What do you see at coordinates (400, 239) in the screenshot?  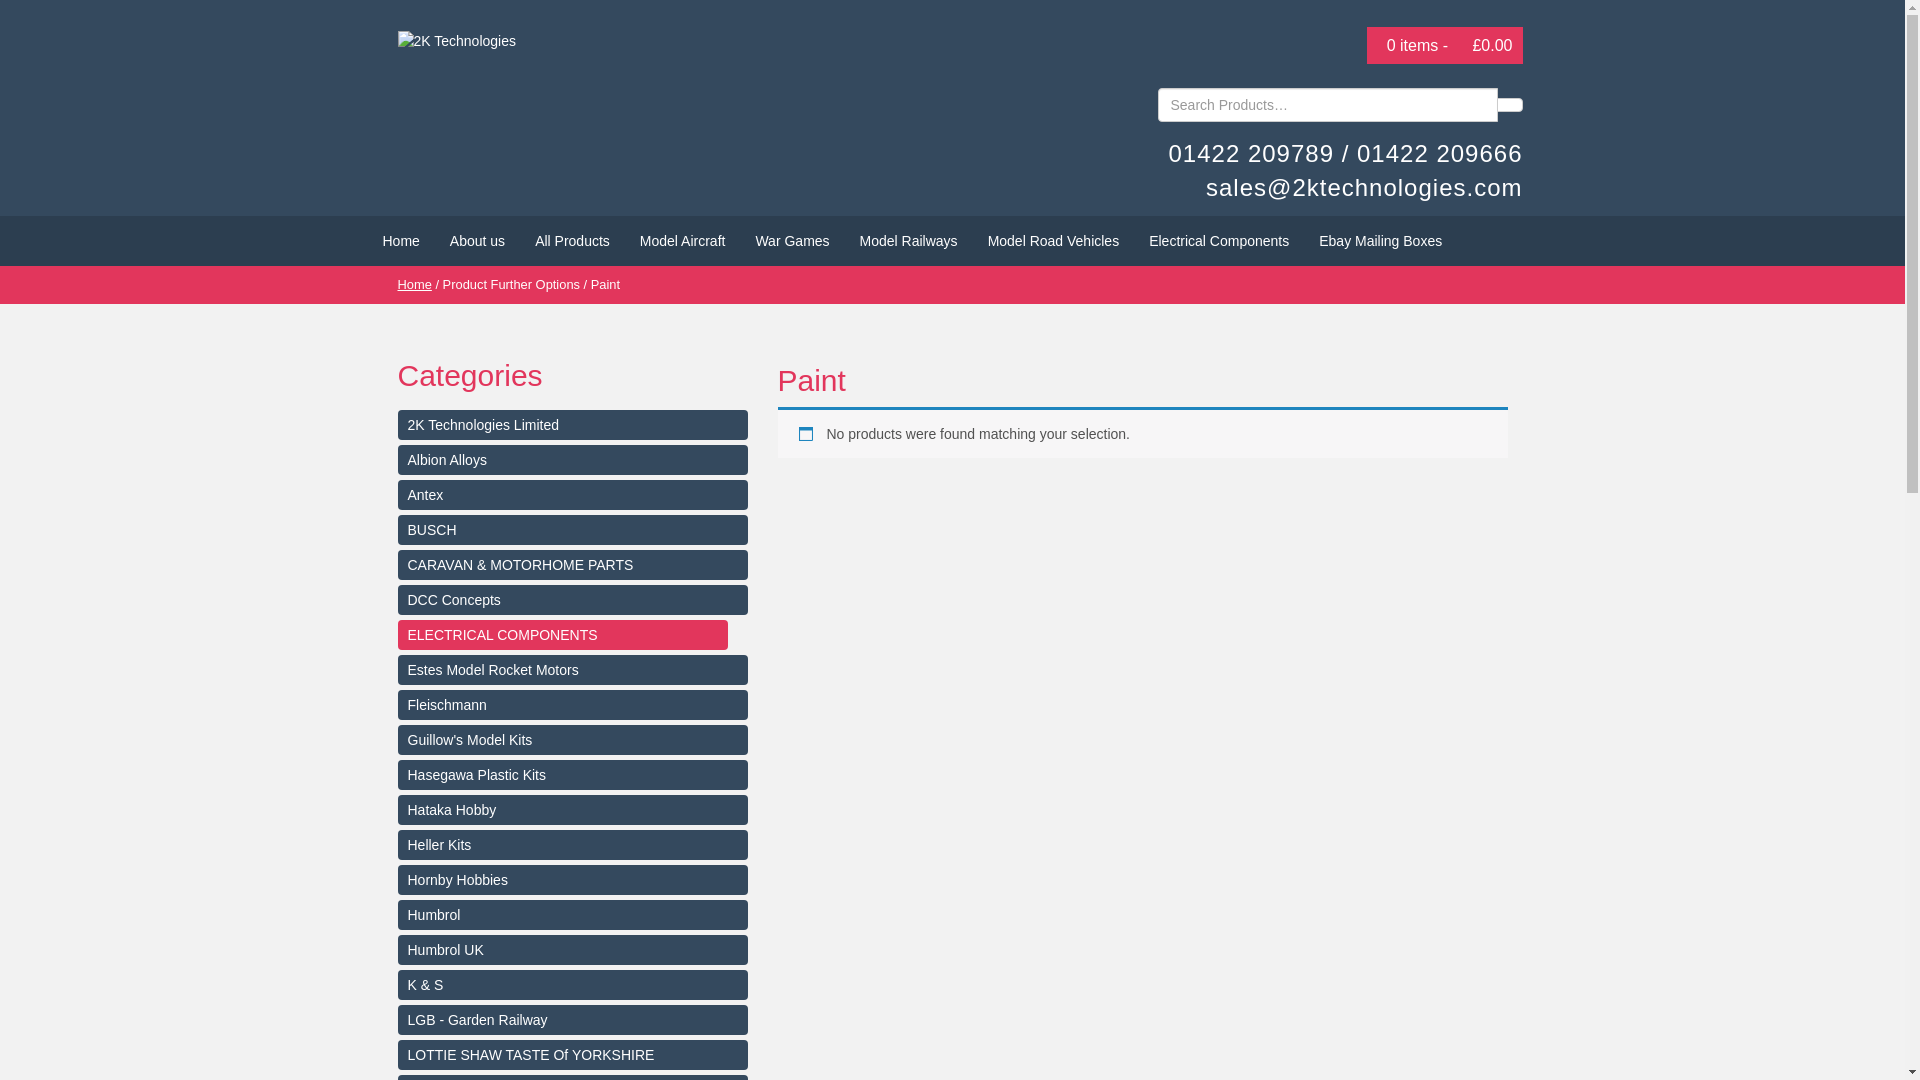 I see `'Home'` at bounding box center [400, 239].